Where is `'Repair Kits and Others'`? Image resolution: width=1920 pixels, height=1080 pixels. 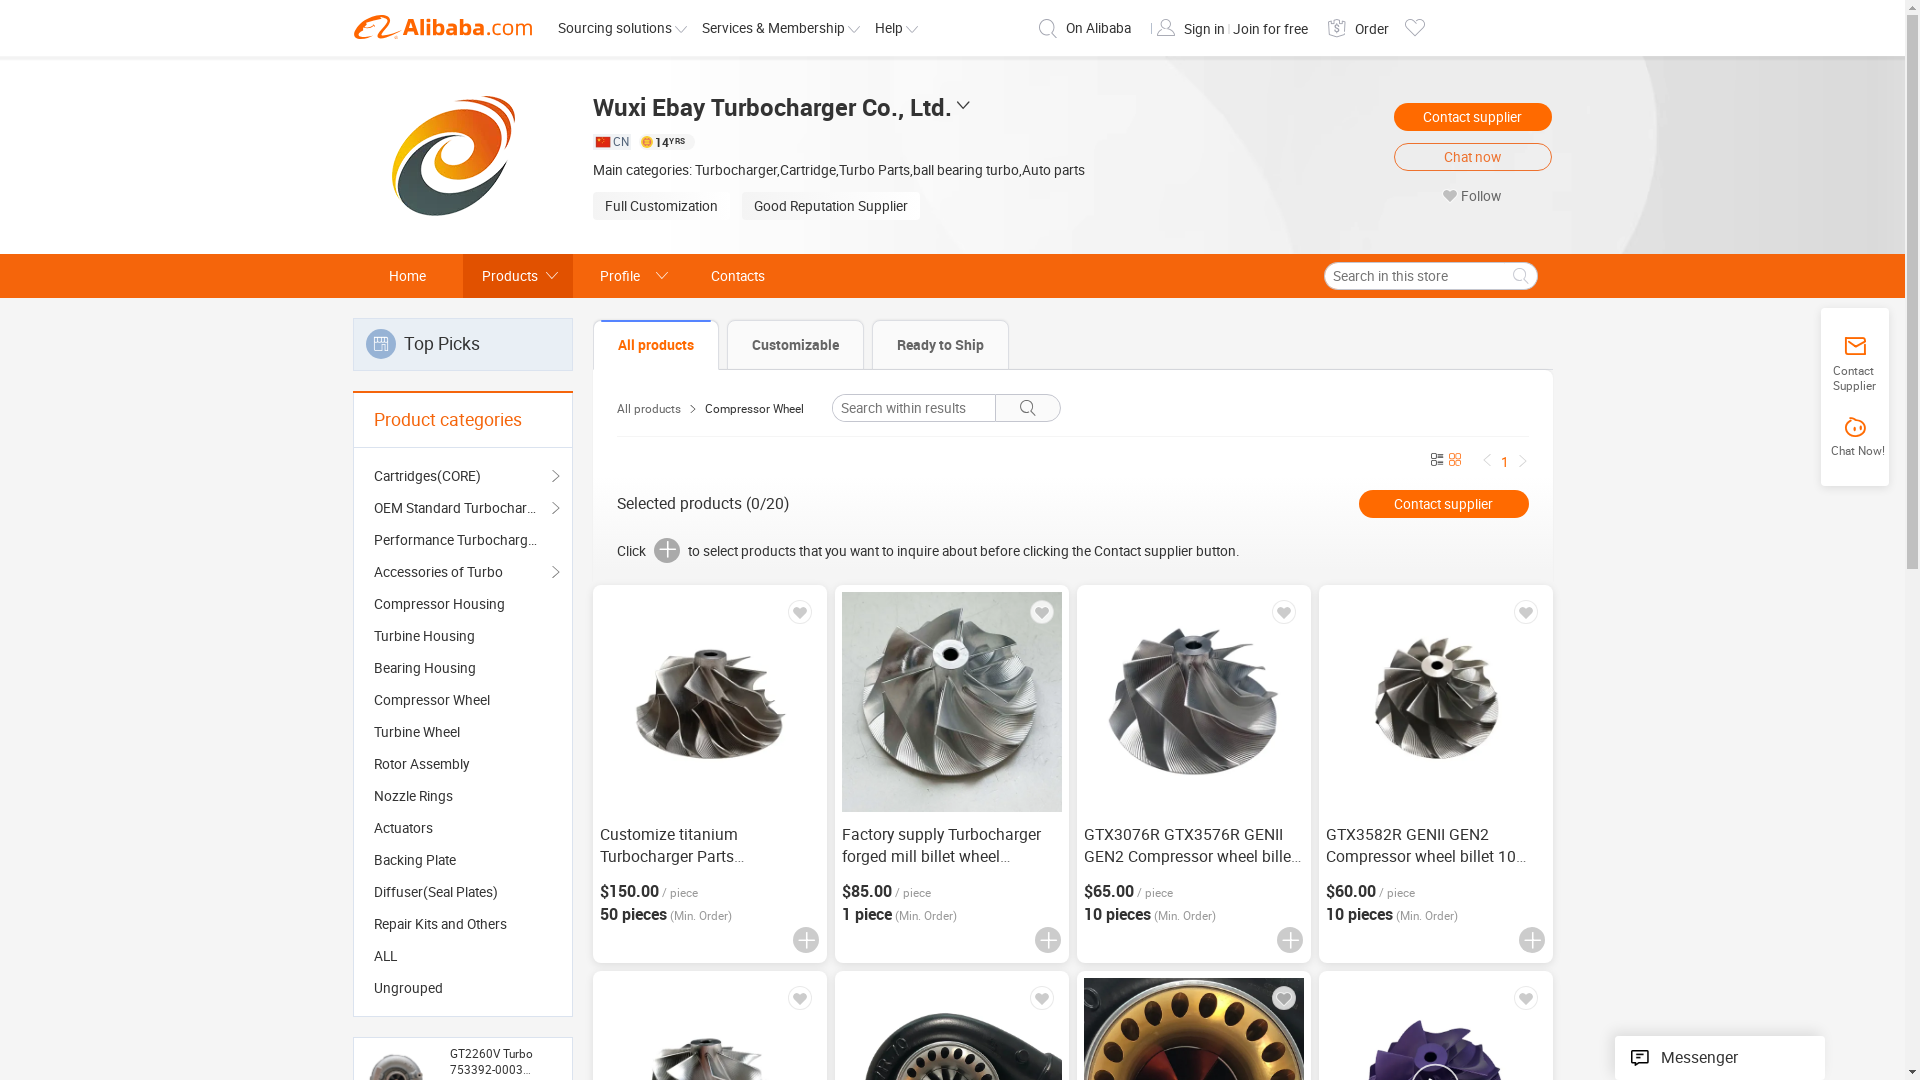
'Repair Kits and Others' is located at coordinates (461, 924).